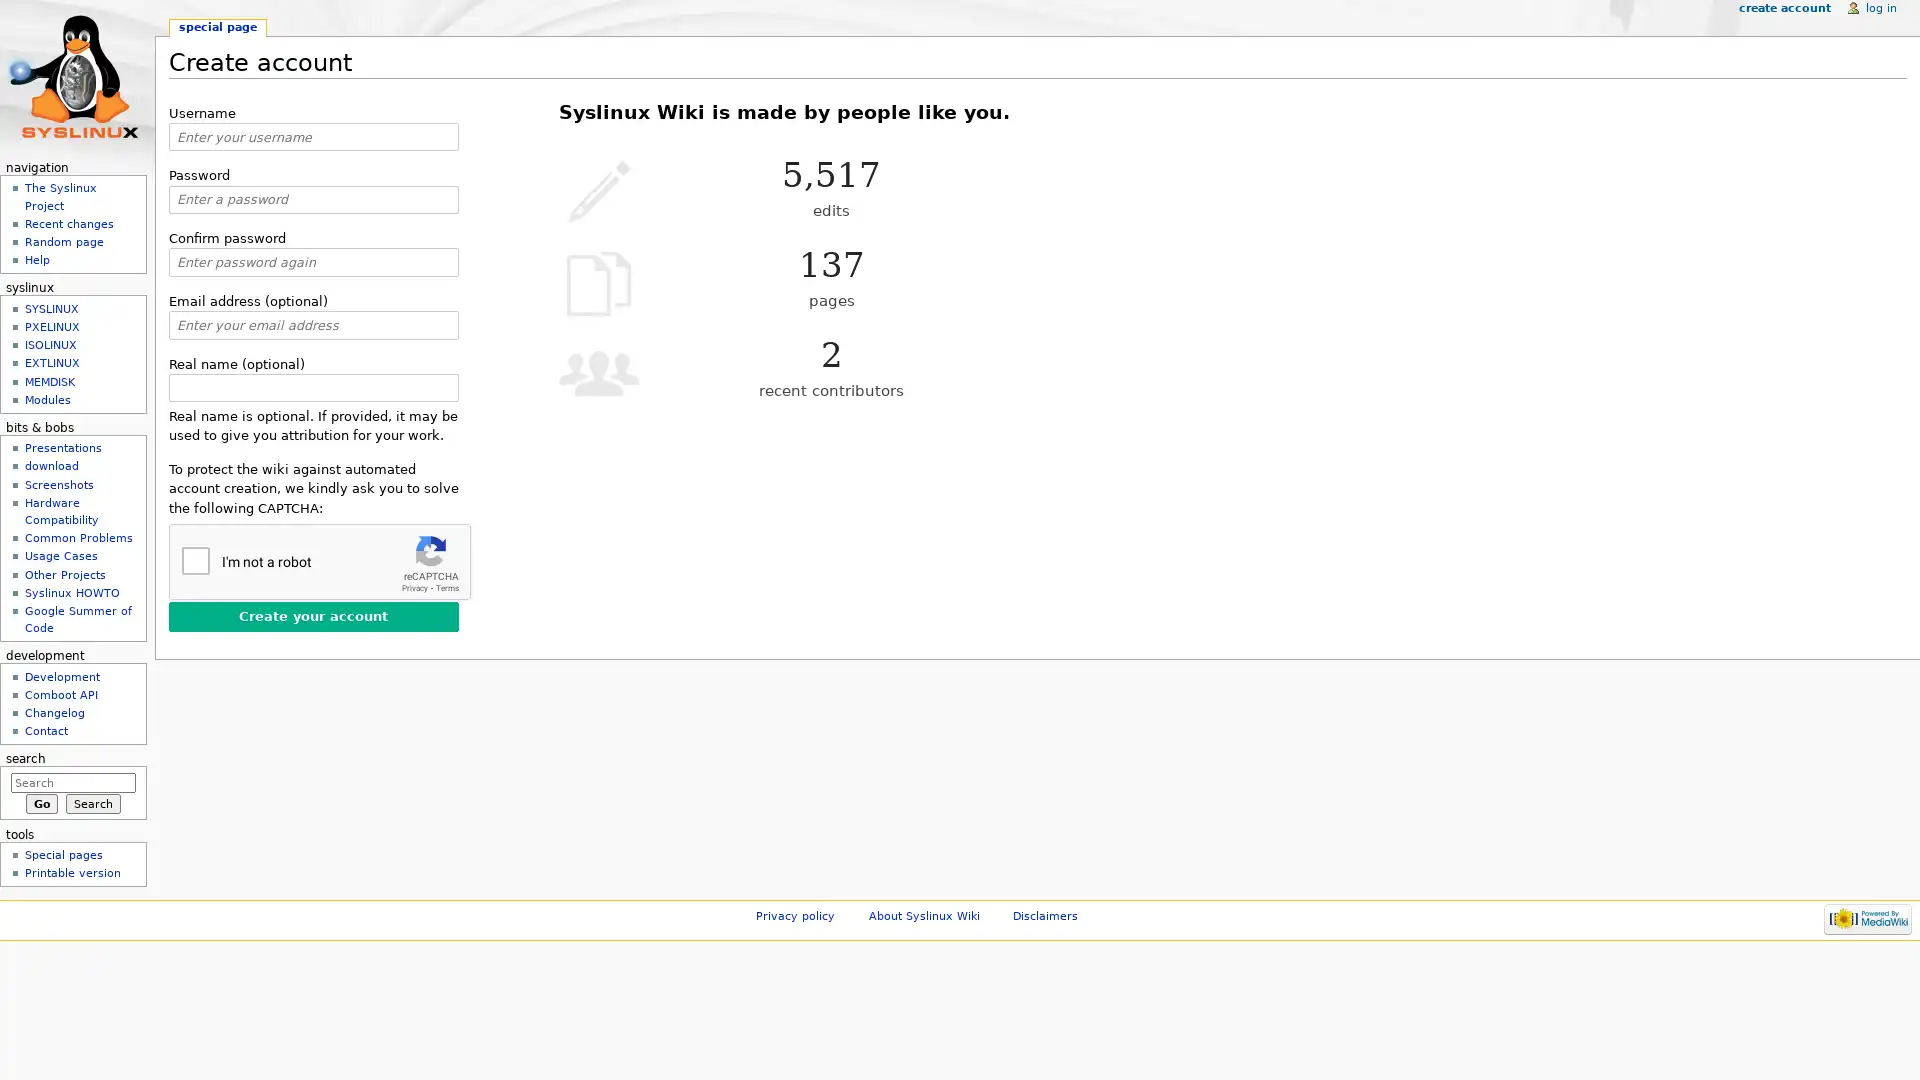  What do you see at coordinates (311, 615) in the screenshot?
I see `Create your account` at bounding box center [311, 615].